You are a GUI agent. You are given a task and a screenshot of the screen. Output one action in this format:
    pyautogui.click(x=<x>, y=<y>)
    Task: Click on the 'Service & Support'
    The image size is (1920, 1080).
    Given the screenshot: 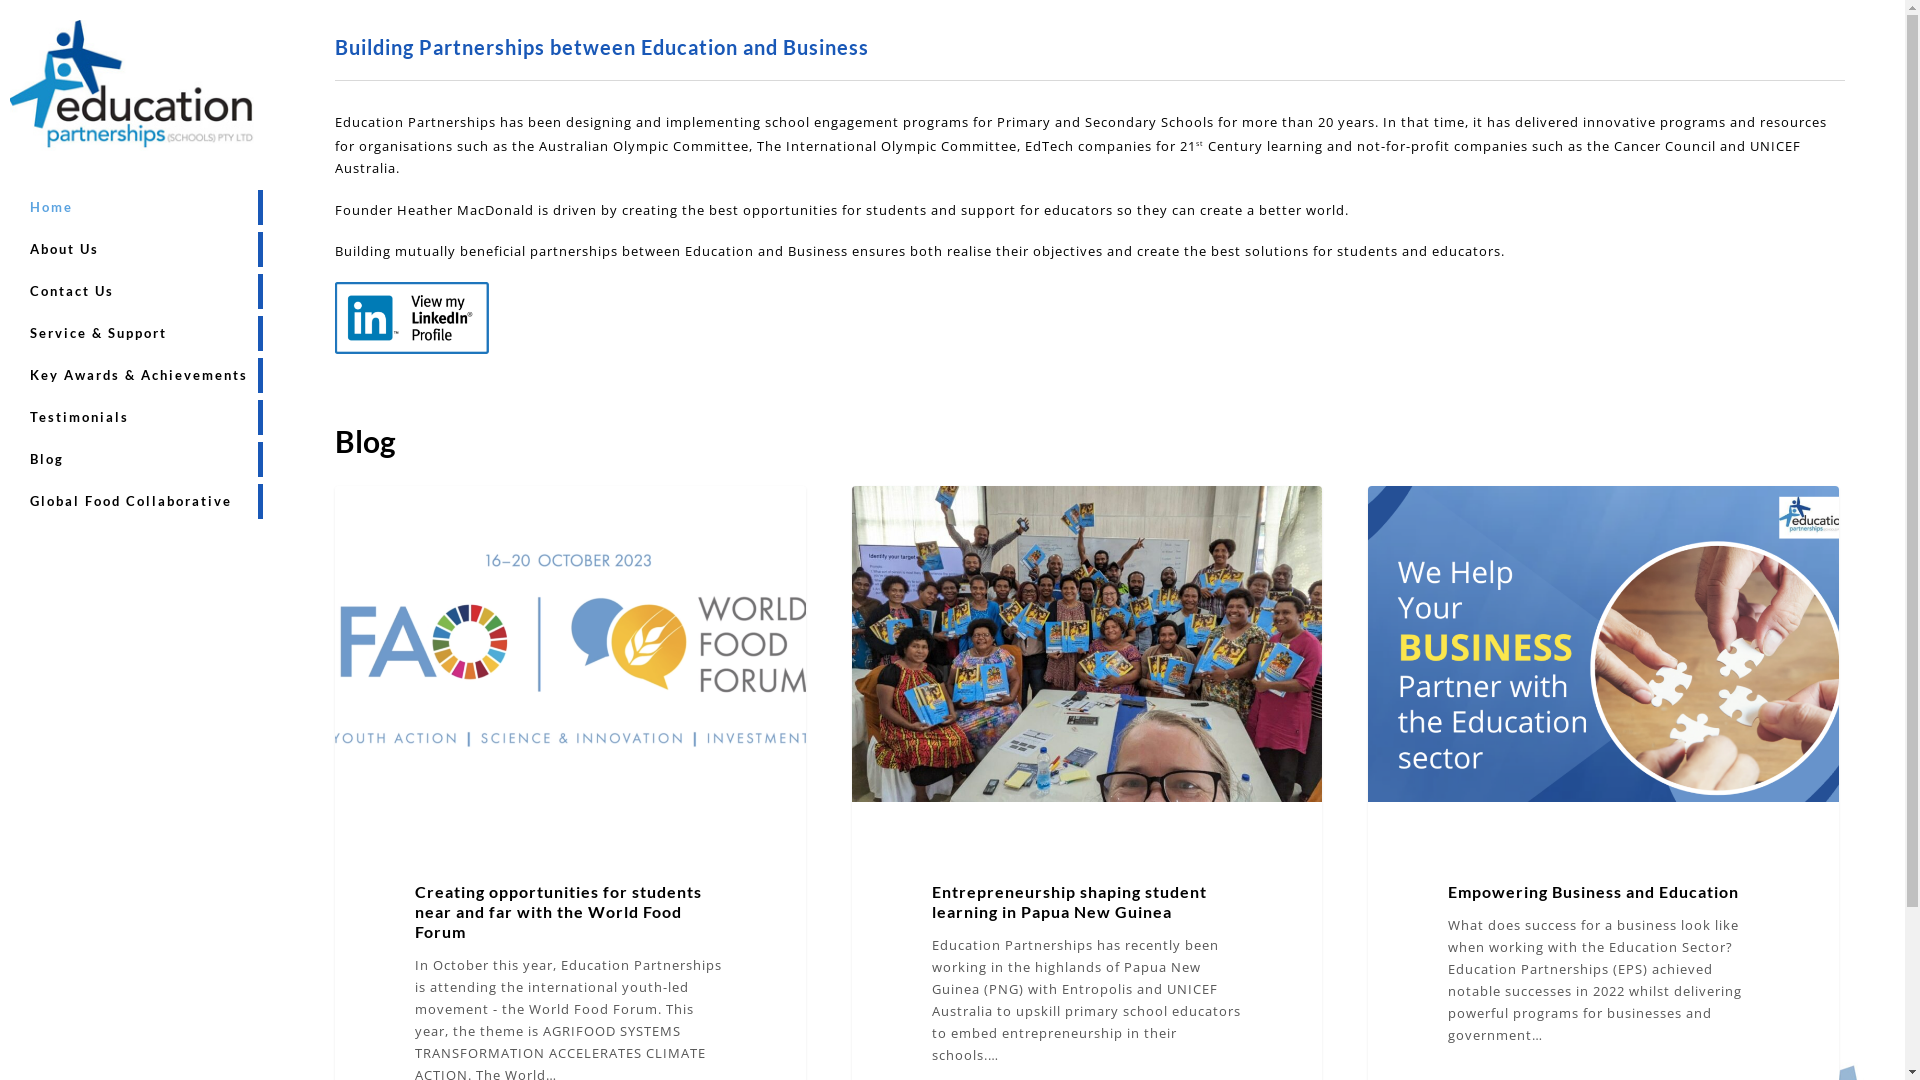 What is the action you would take?
    pyautogui.click(x=97, y=332)
    